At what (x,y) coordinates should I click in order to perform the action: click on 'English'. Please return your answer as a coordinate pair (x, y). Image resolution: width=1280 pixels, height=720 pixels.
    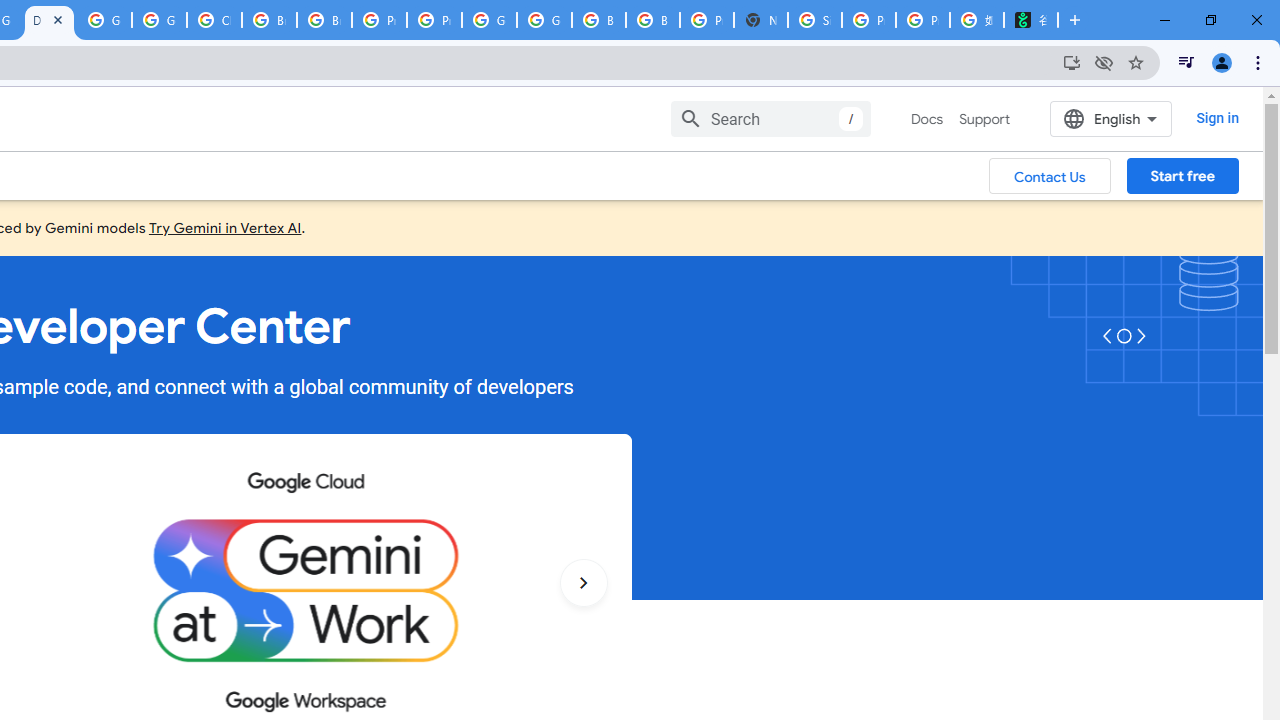
    Looking at the image, I should click on (1110, 118).